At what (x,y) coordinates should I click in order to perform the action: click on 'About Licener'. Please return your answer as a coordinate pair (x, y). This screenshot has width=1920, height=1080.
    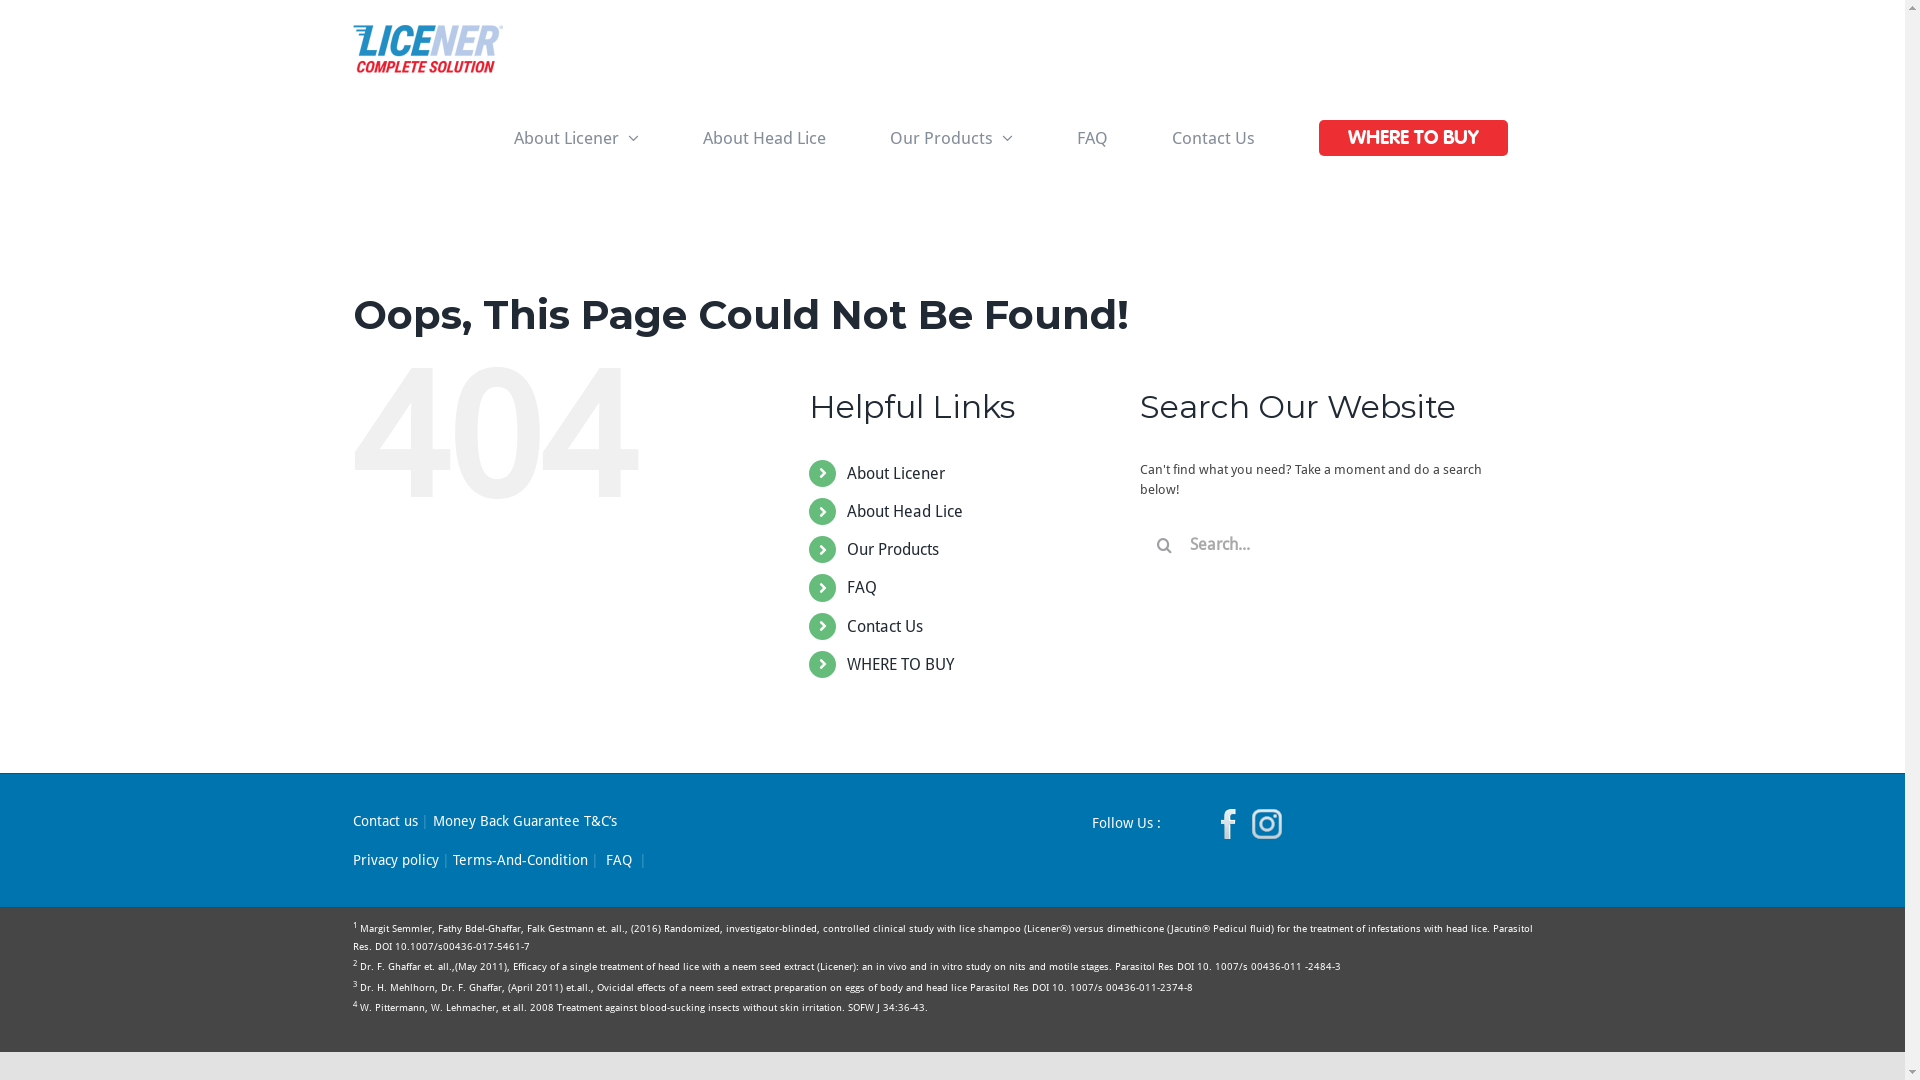
    Looking at the image, I should click on (895, 473).